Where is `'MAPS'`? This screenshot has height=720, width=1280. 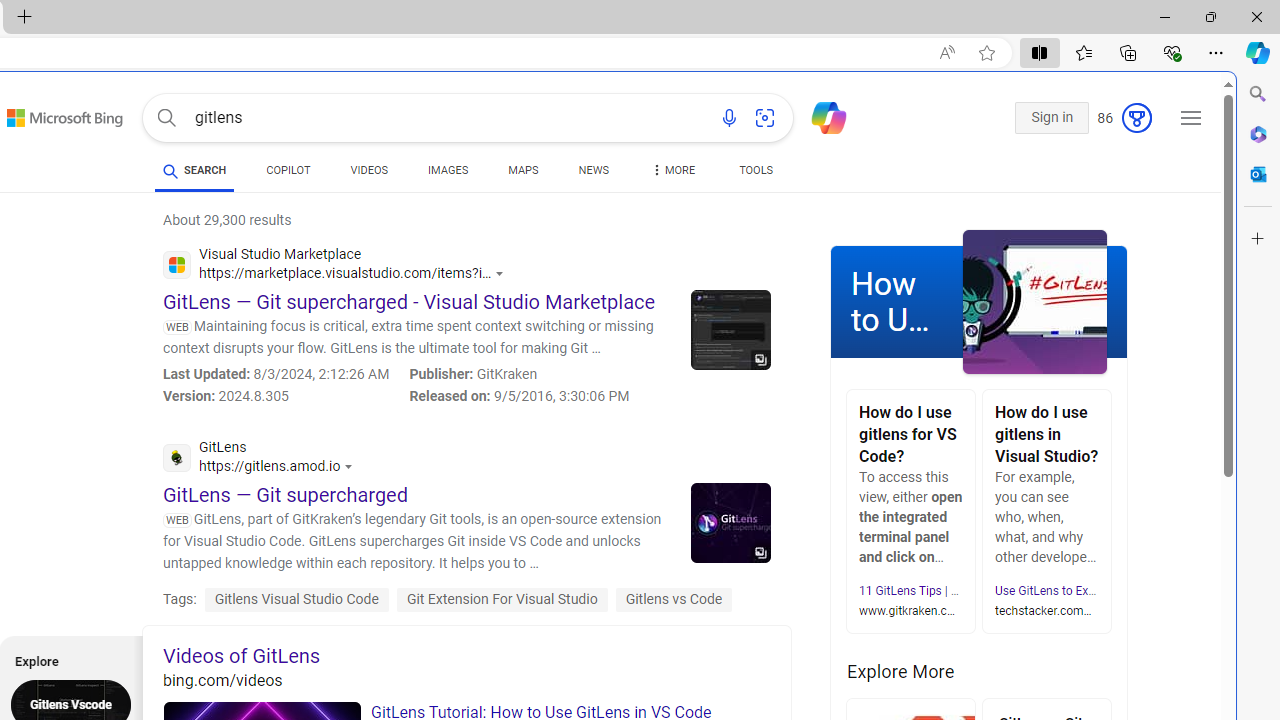 'MAPS' is located at coordinates (523, 170).